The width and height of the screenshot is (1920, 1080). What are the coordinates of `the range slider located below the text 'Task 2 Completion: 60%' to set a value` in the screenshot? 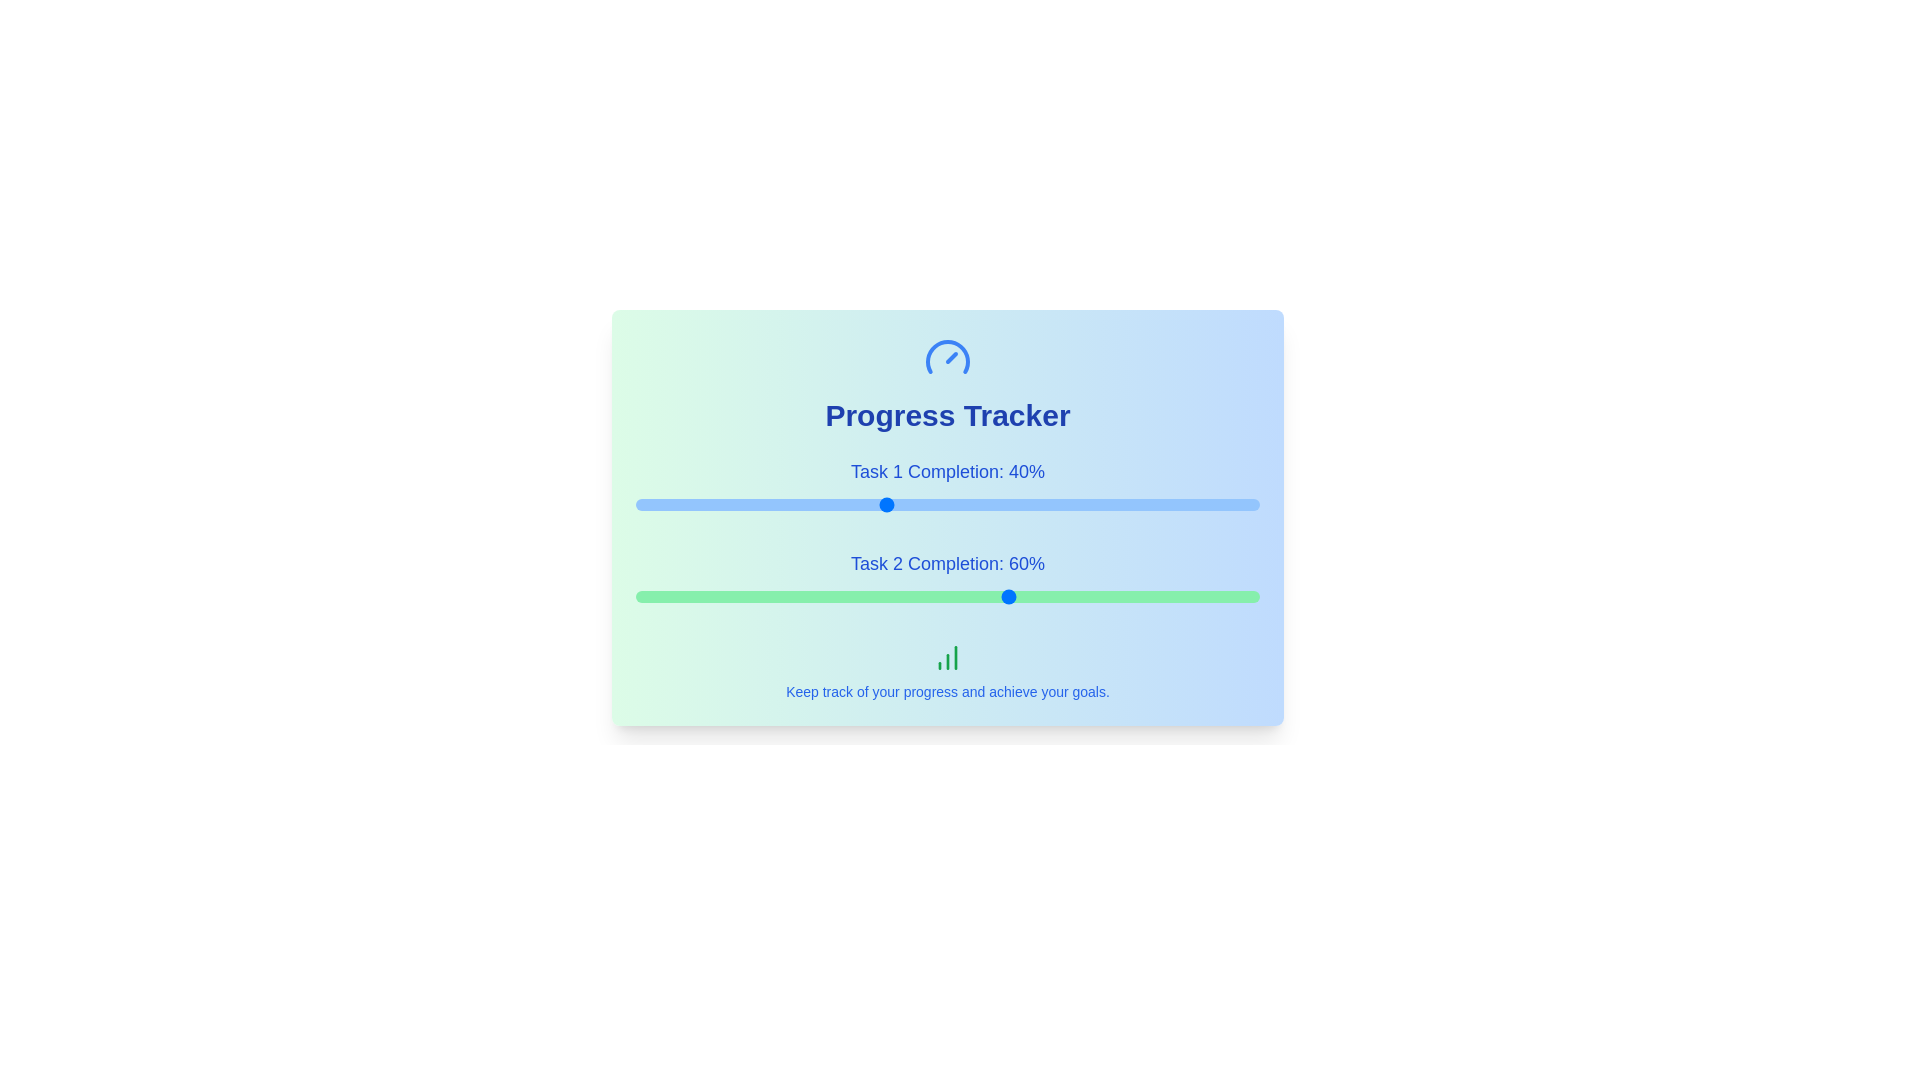 It's located at (947, 596).